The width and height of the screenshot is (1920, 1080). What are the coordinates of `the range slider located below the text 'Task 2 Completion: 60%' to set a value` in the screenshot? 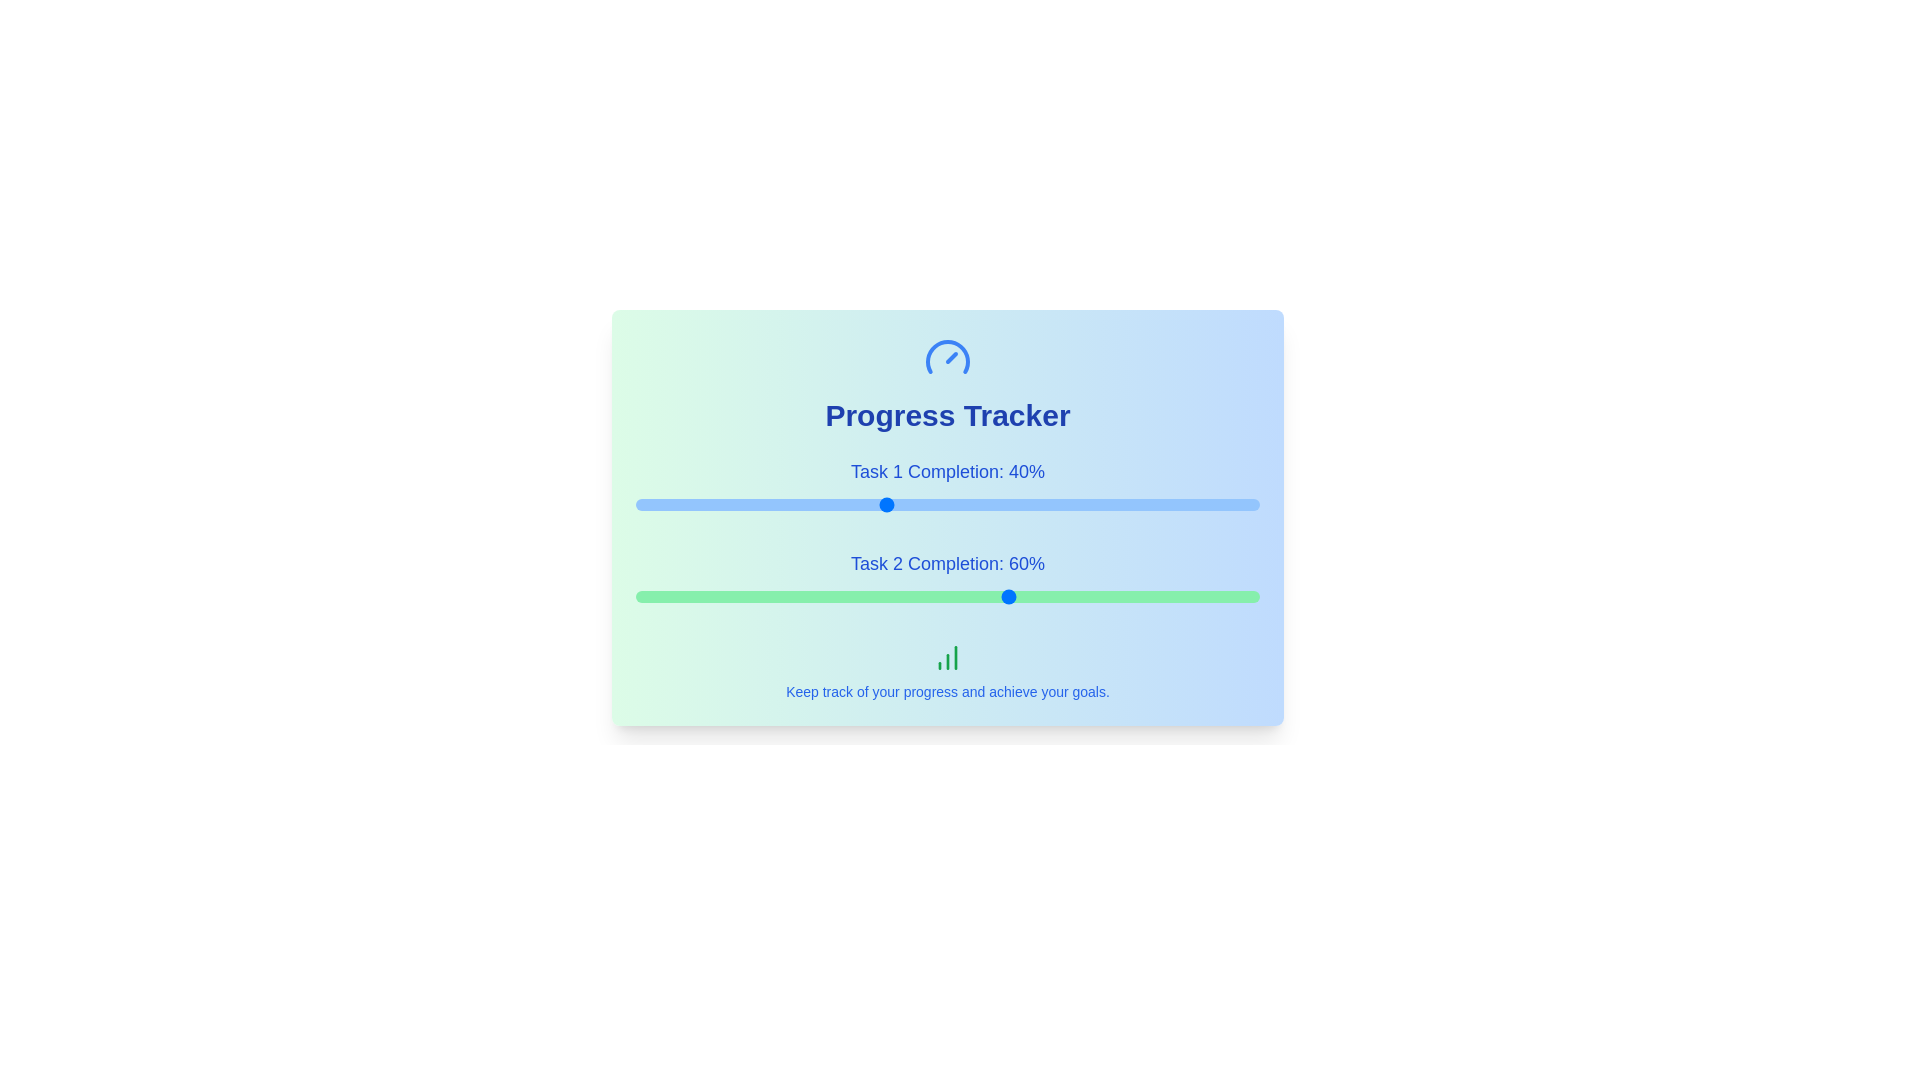 It's located at (947, 596).